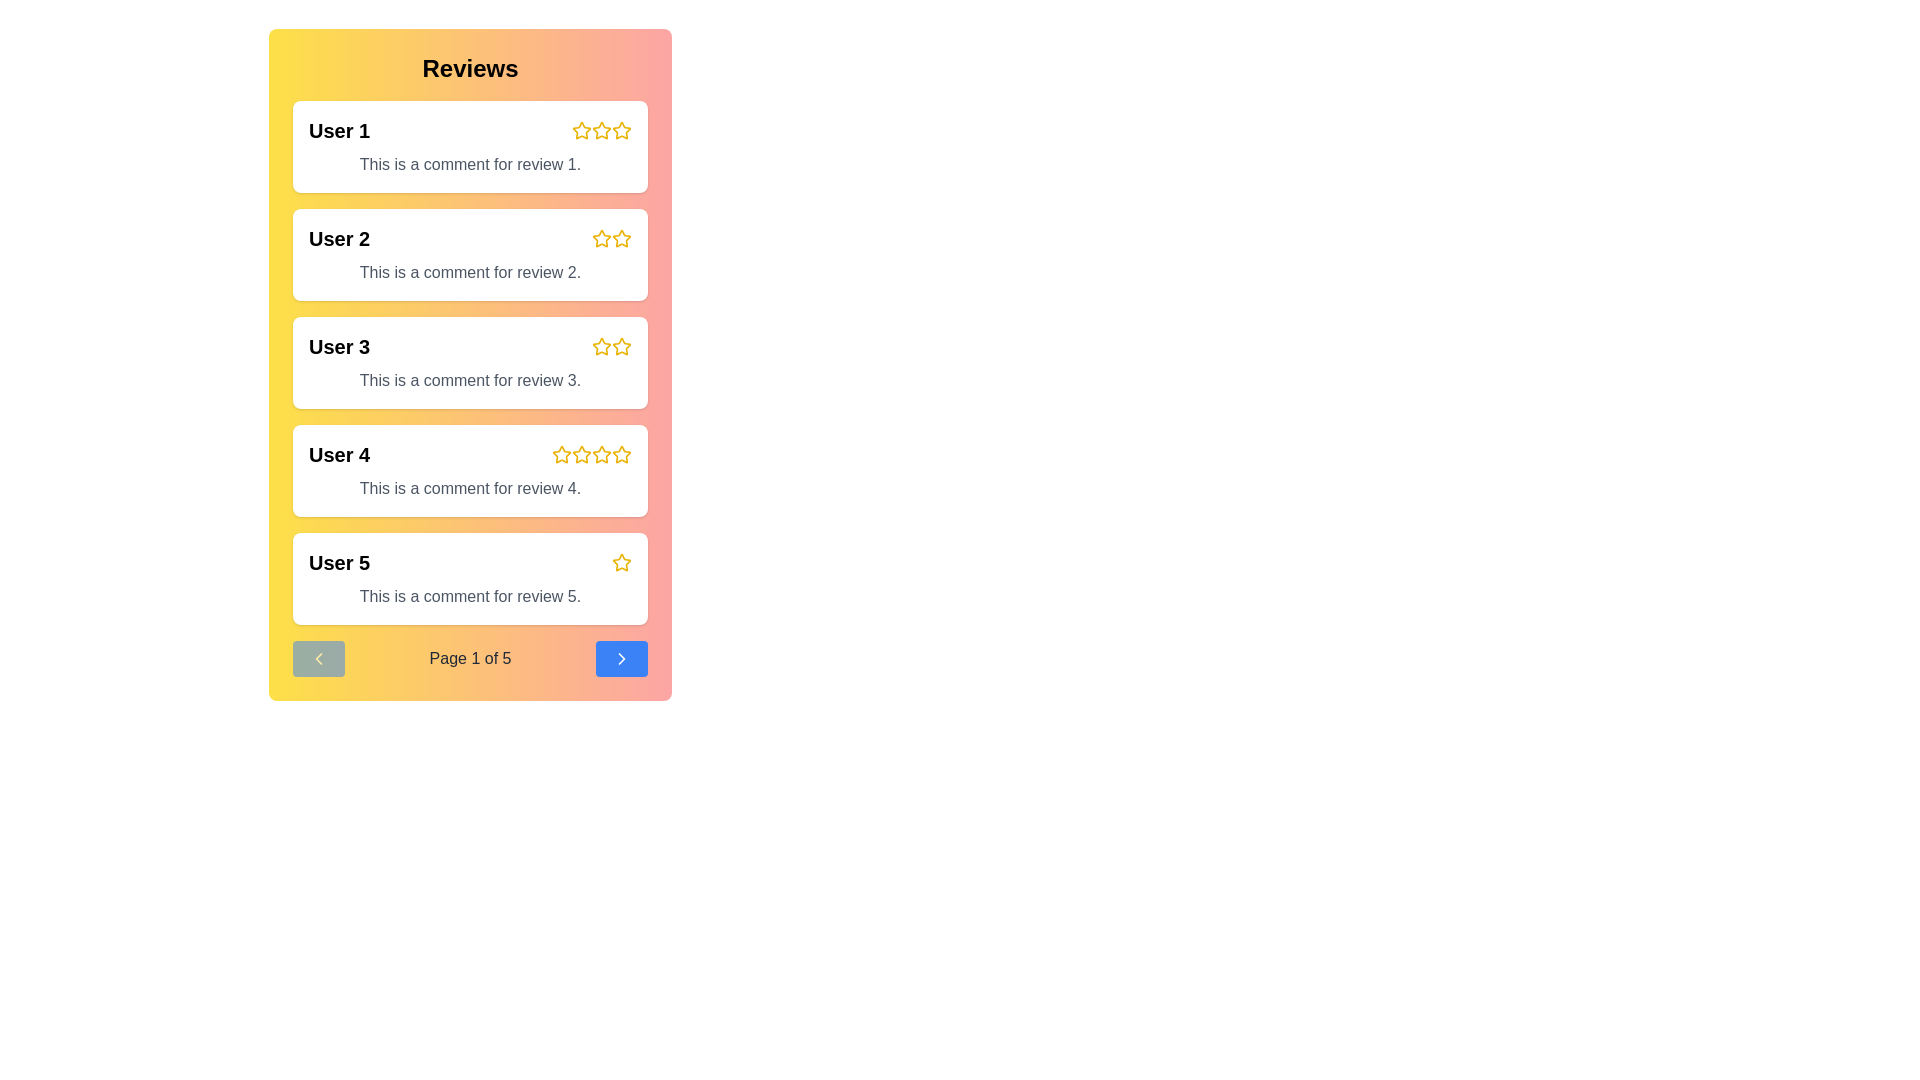 The width and height of the screenshot is (1920, 1080). I want to click on the chevron icon located within the blue button at the bottom right corner of the layout, so click(620, 659).